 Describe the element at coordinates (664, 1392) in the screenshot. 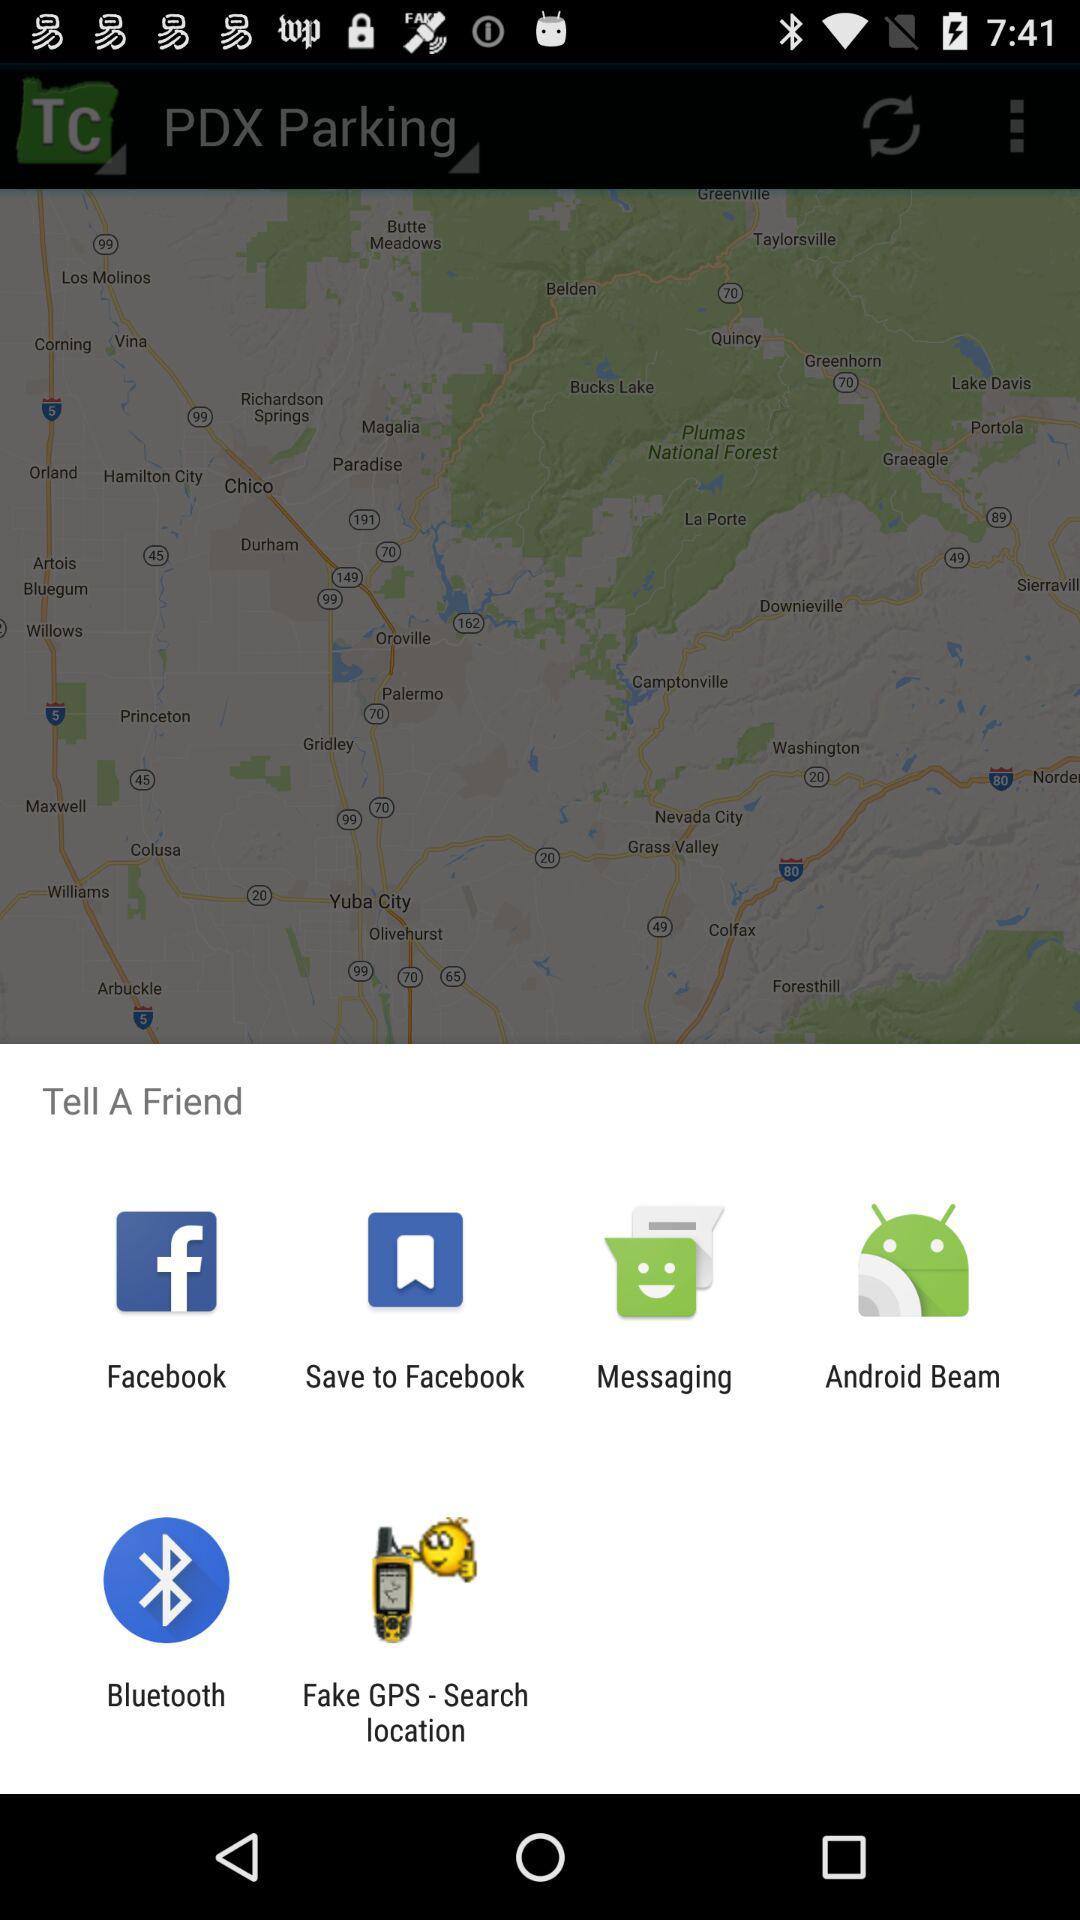

I see `messaging` at that location.